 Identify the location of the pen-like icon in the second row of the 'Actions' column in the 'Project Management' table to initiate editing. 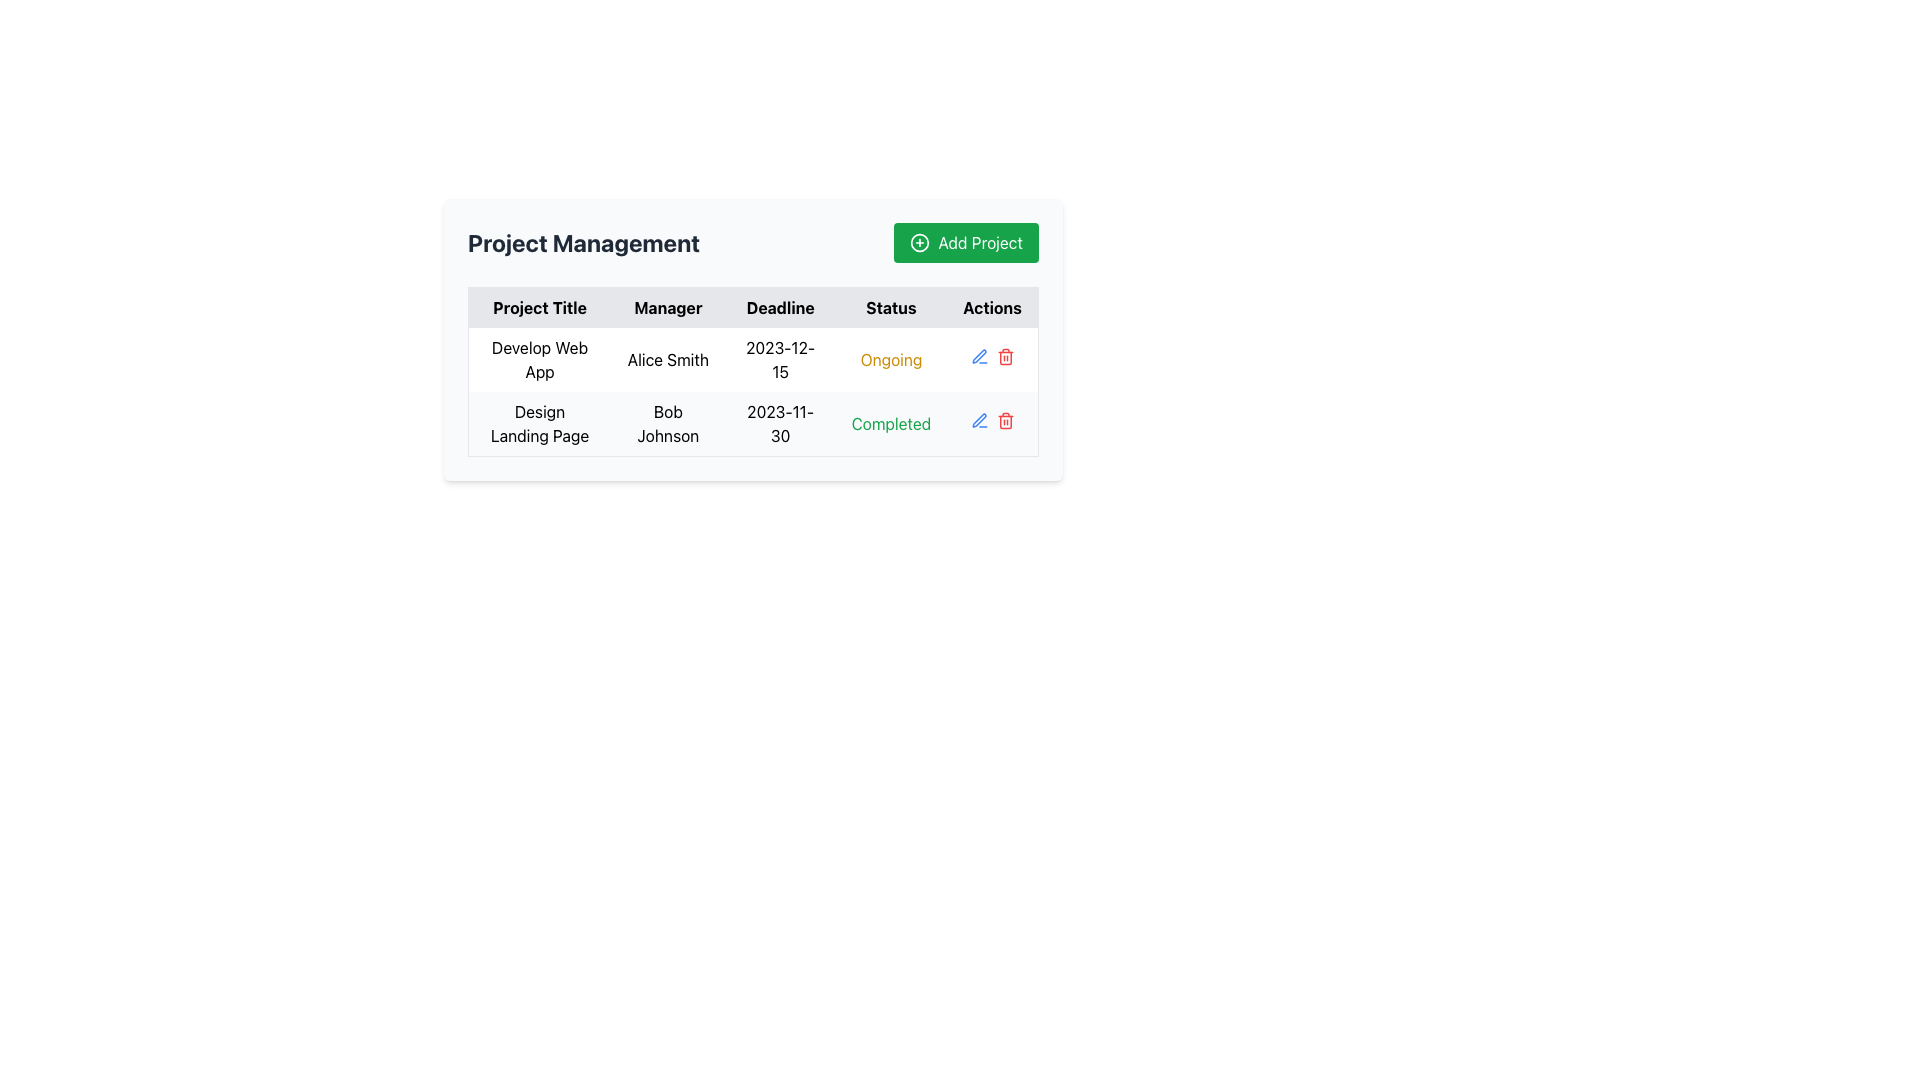
(979, 355).